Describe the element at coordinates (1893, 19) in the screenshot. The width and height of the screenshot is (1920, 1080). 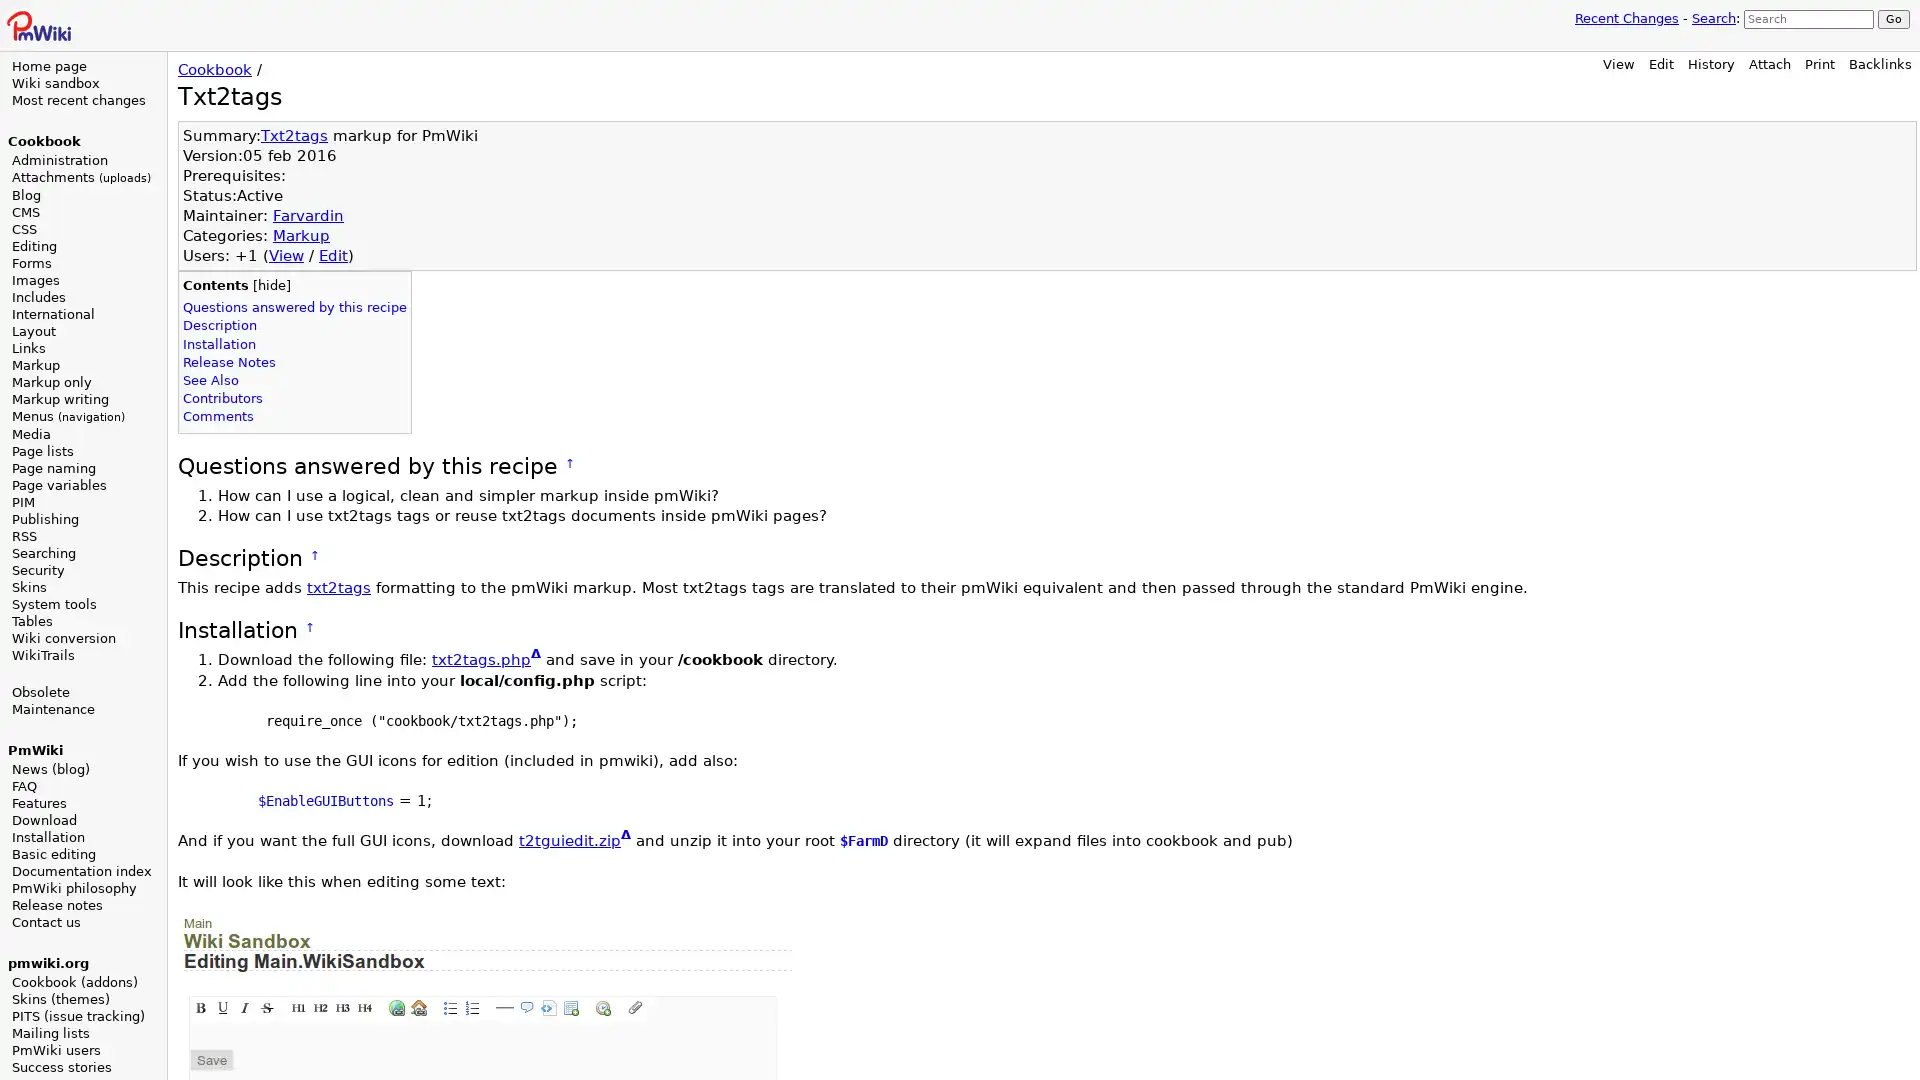
I see `Go` at that location.